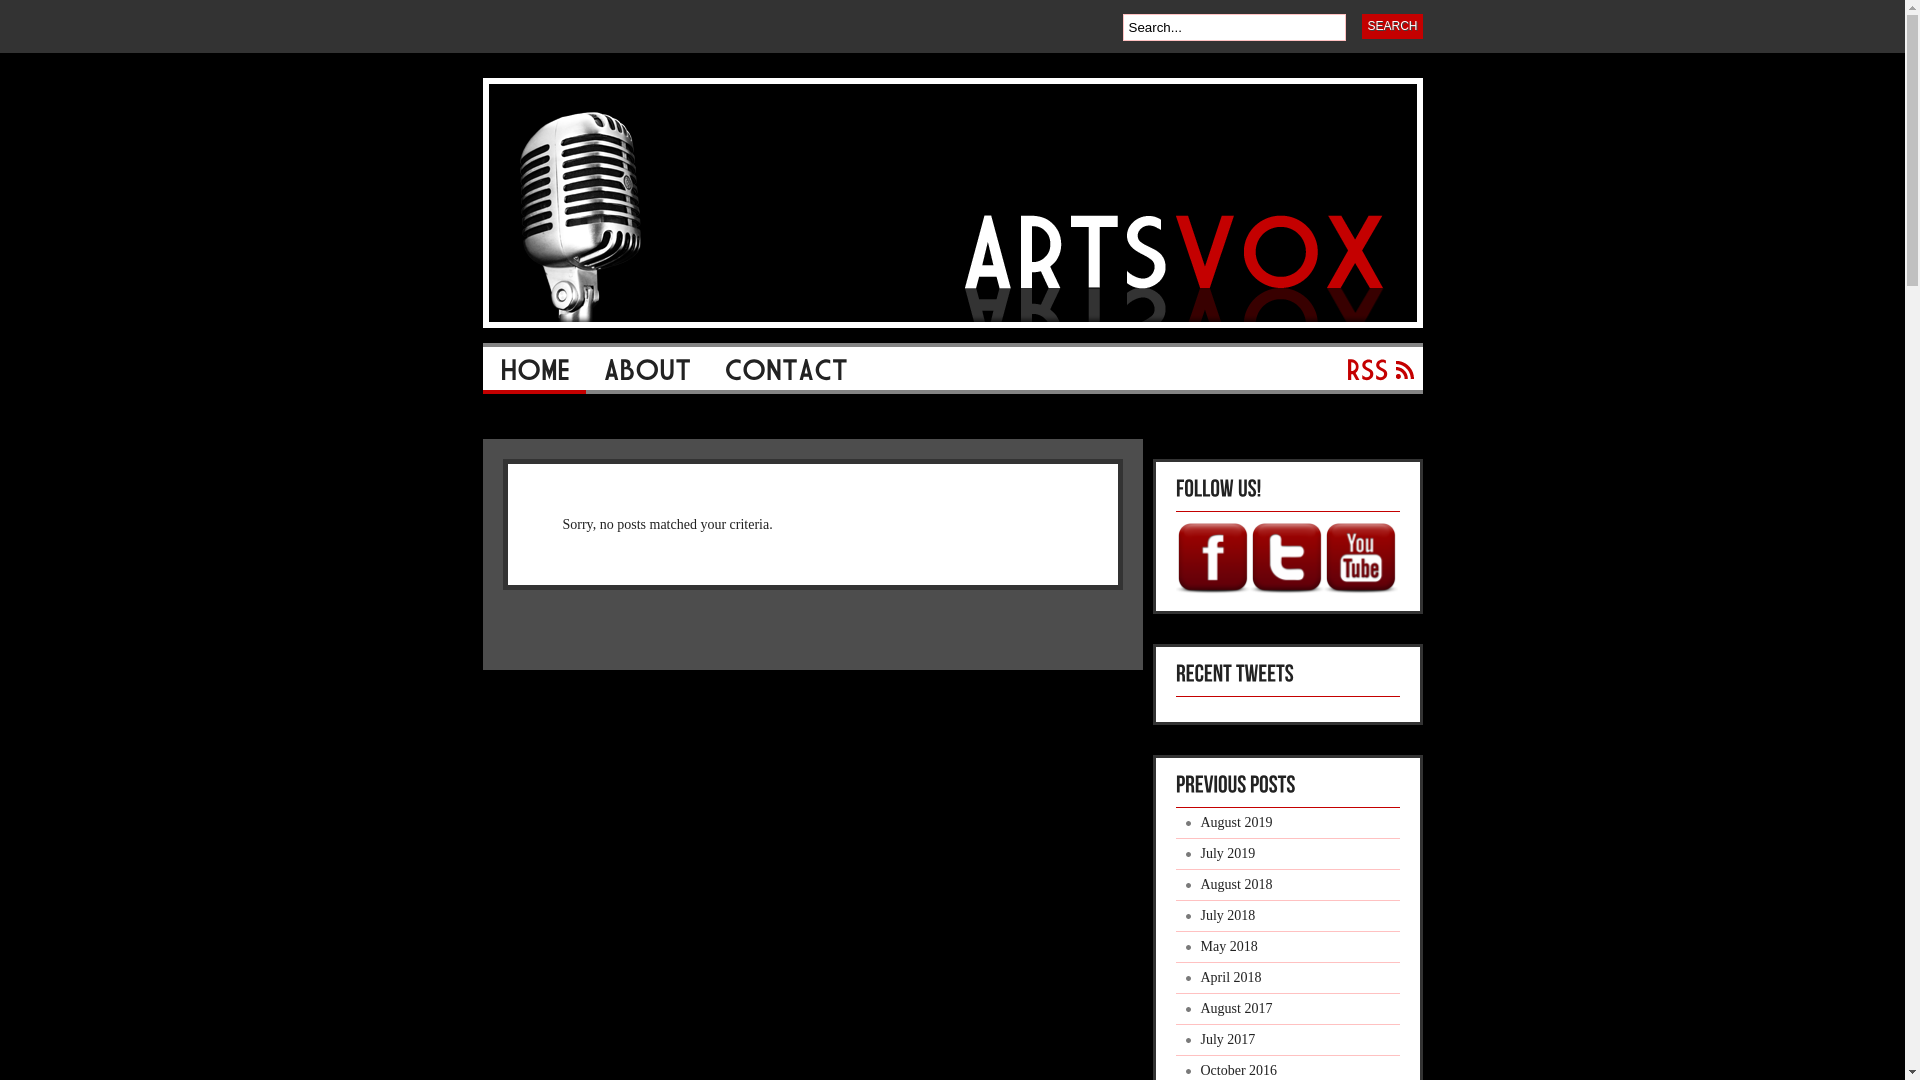 The height and width of the screenshot is (1080, 1920). Describe the element at coordinates (1287, 1039) in the screenshot. I see `'July 2017'` at that location.